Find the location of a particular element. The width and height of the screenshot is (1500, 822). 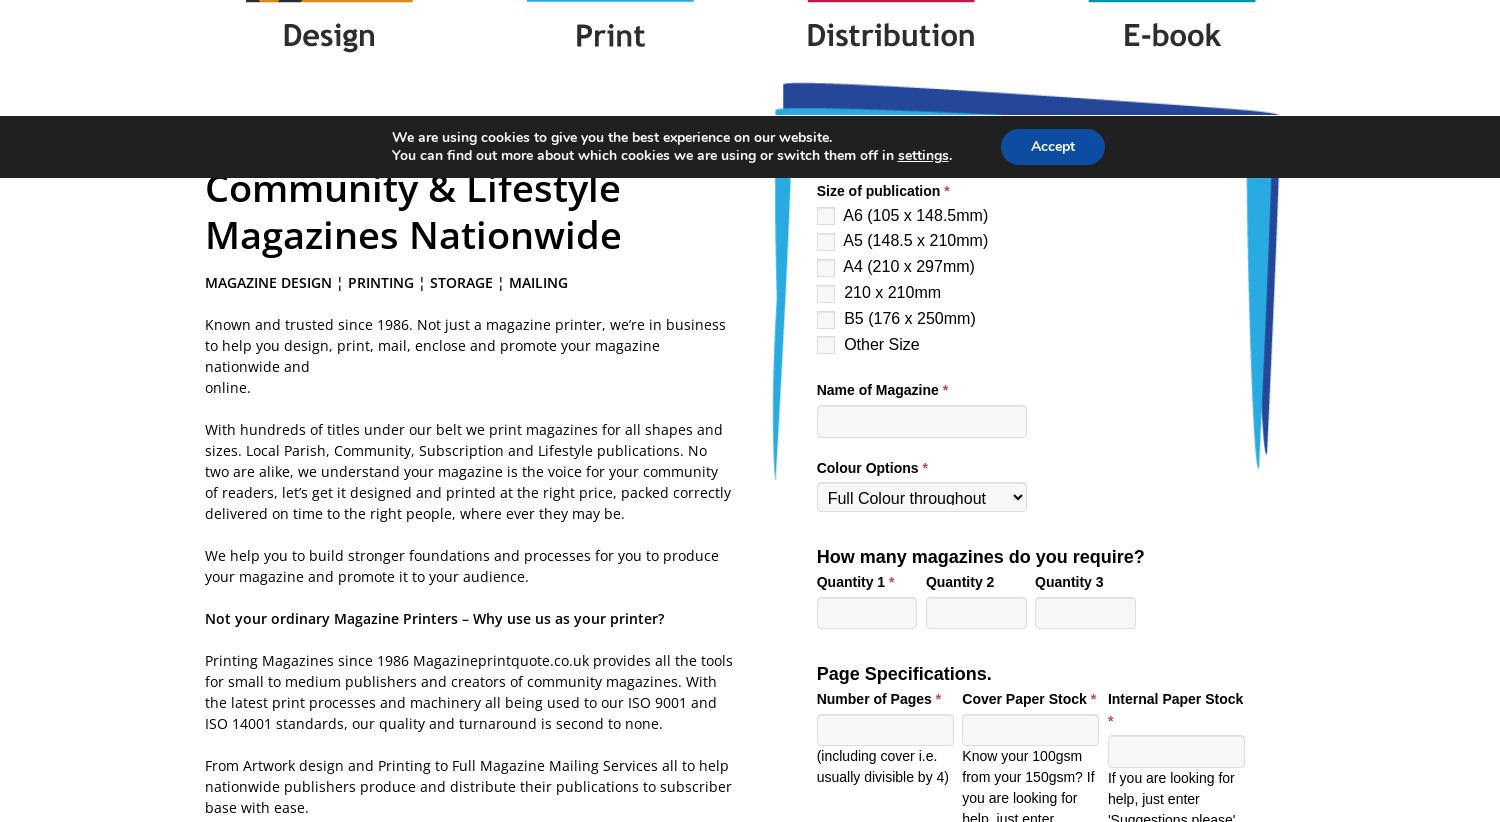

'Cover Paper Stock' is located at coordinates (1026, 696).